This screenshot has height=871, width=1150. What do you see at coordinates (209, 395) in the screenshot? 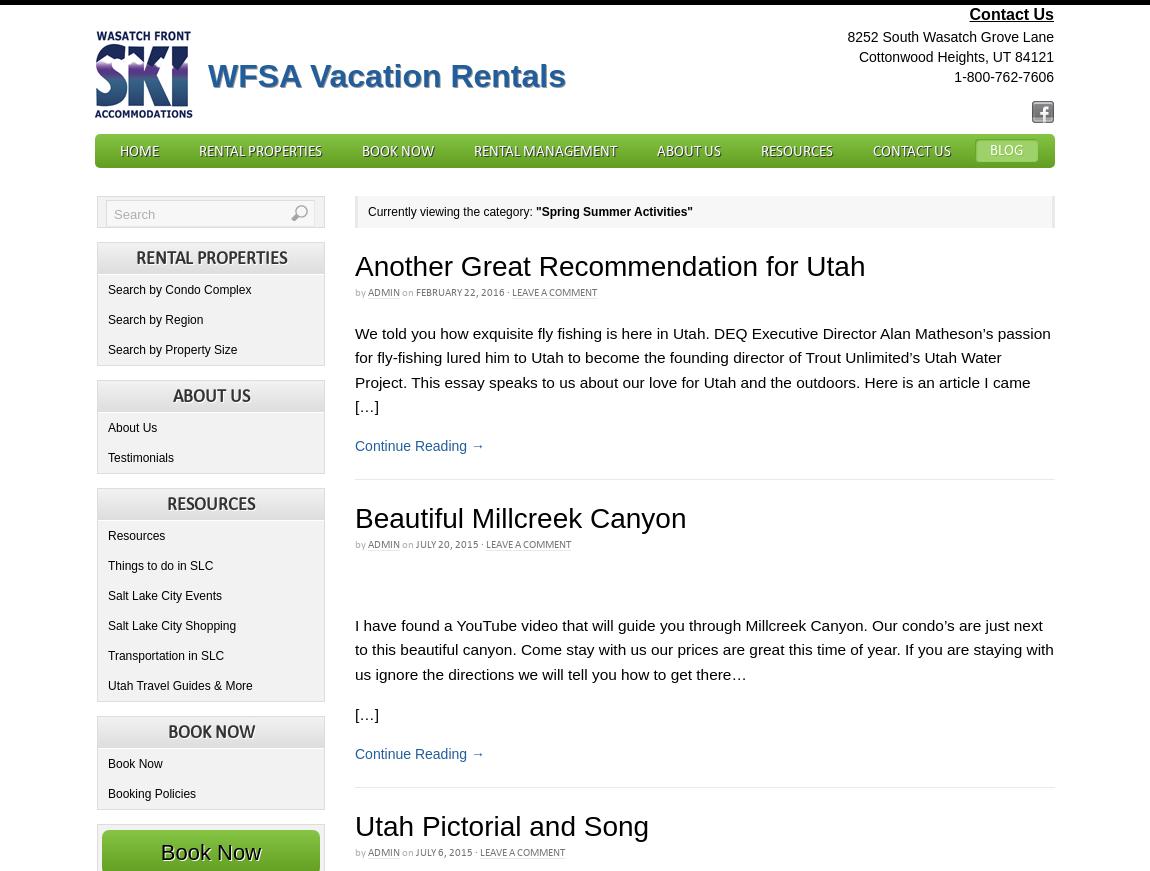
I see `'About us'` at bounding box center [209, 395].